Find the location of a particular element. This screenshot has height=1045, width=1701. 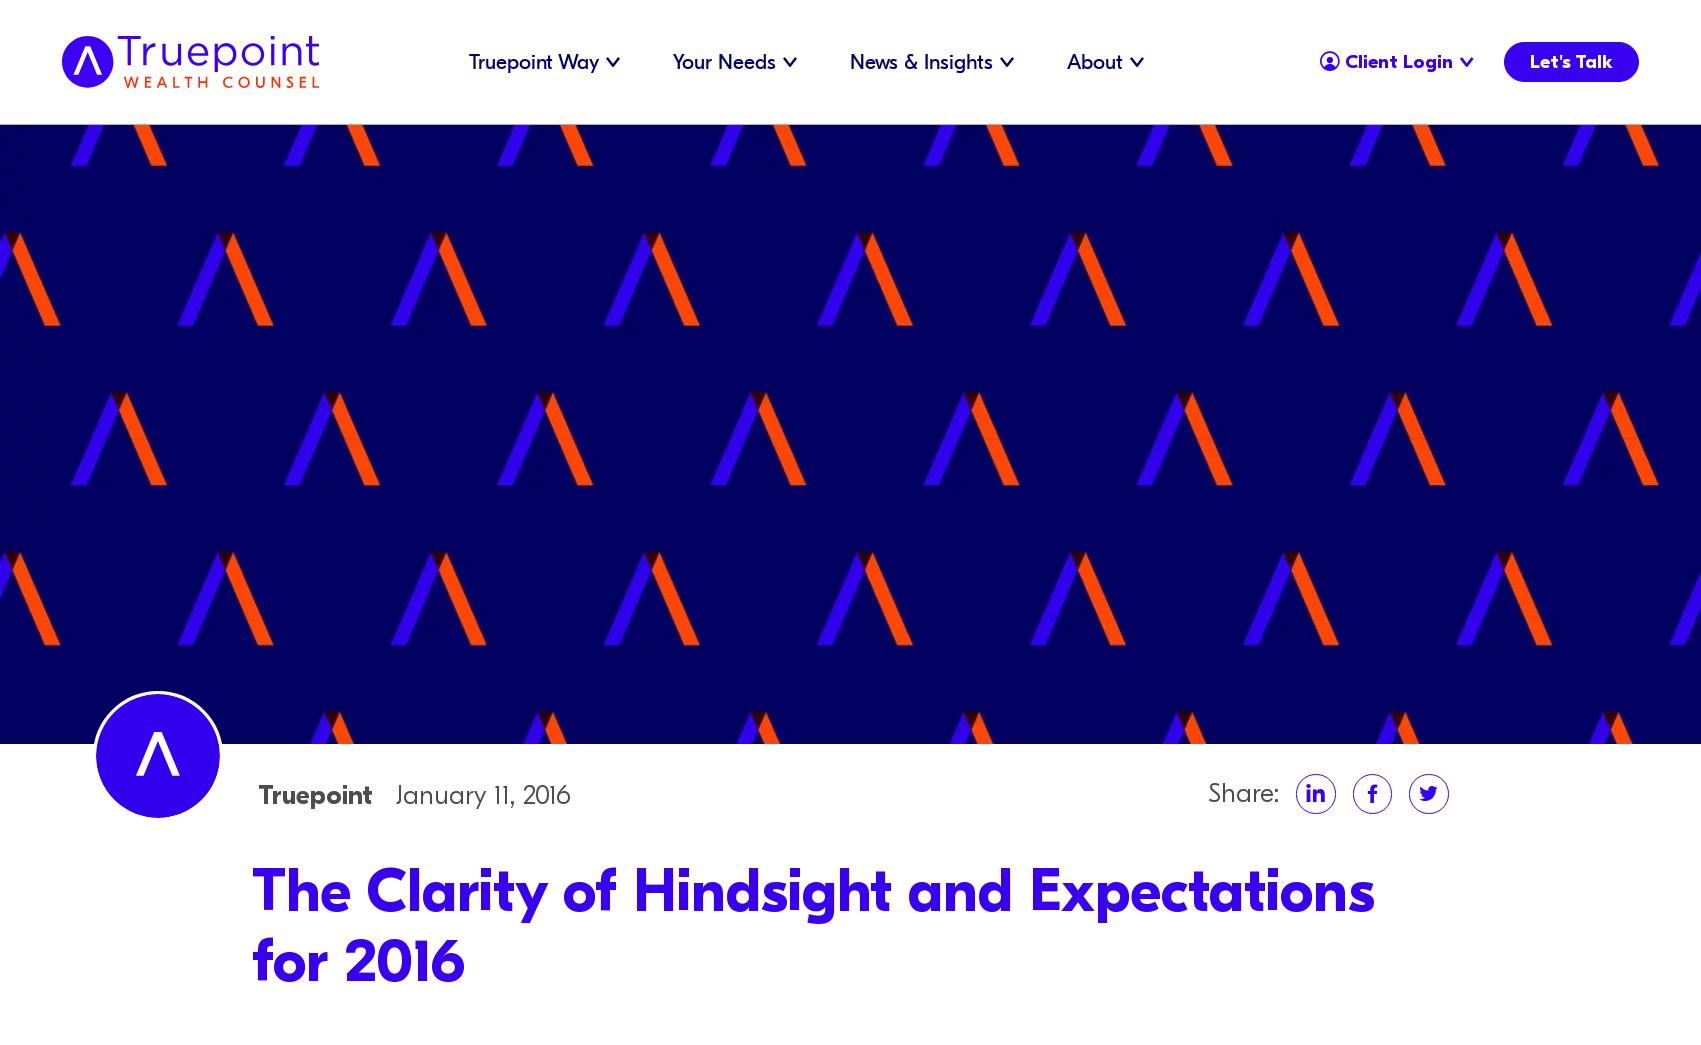

'About' is located at coordinates (1094, 61).